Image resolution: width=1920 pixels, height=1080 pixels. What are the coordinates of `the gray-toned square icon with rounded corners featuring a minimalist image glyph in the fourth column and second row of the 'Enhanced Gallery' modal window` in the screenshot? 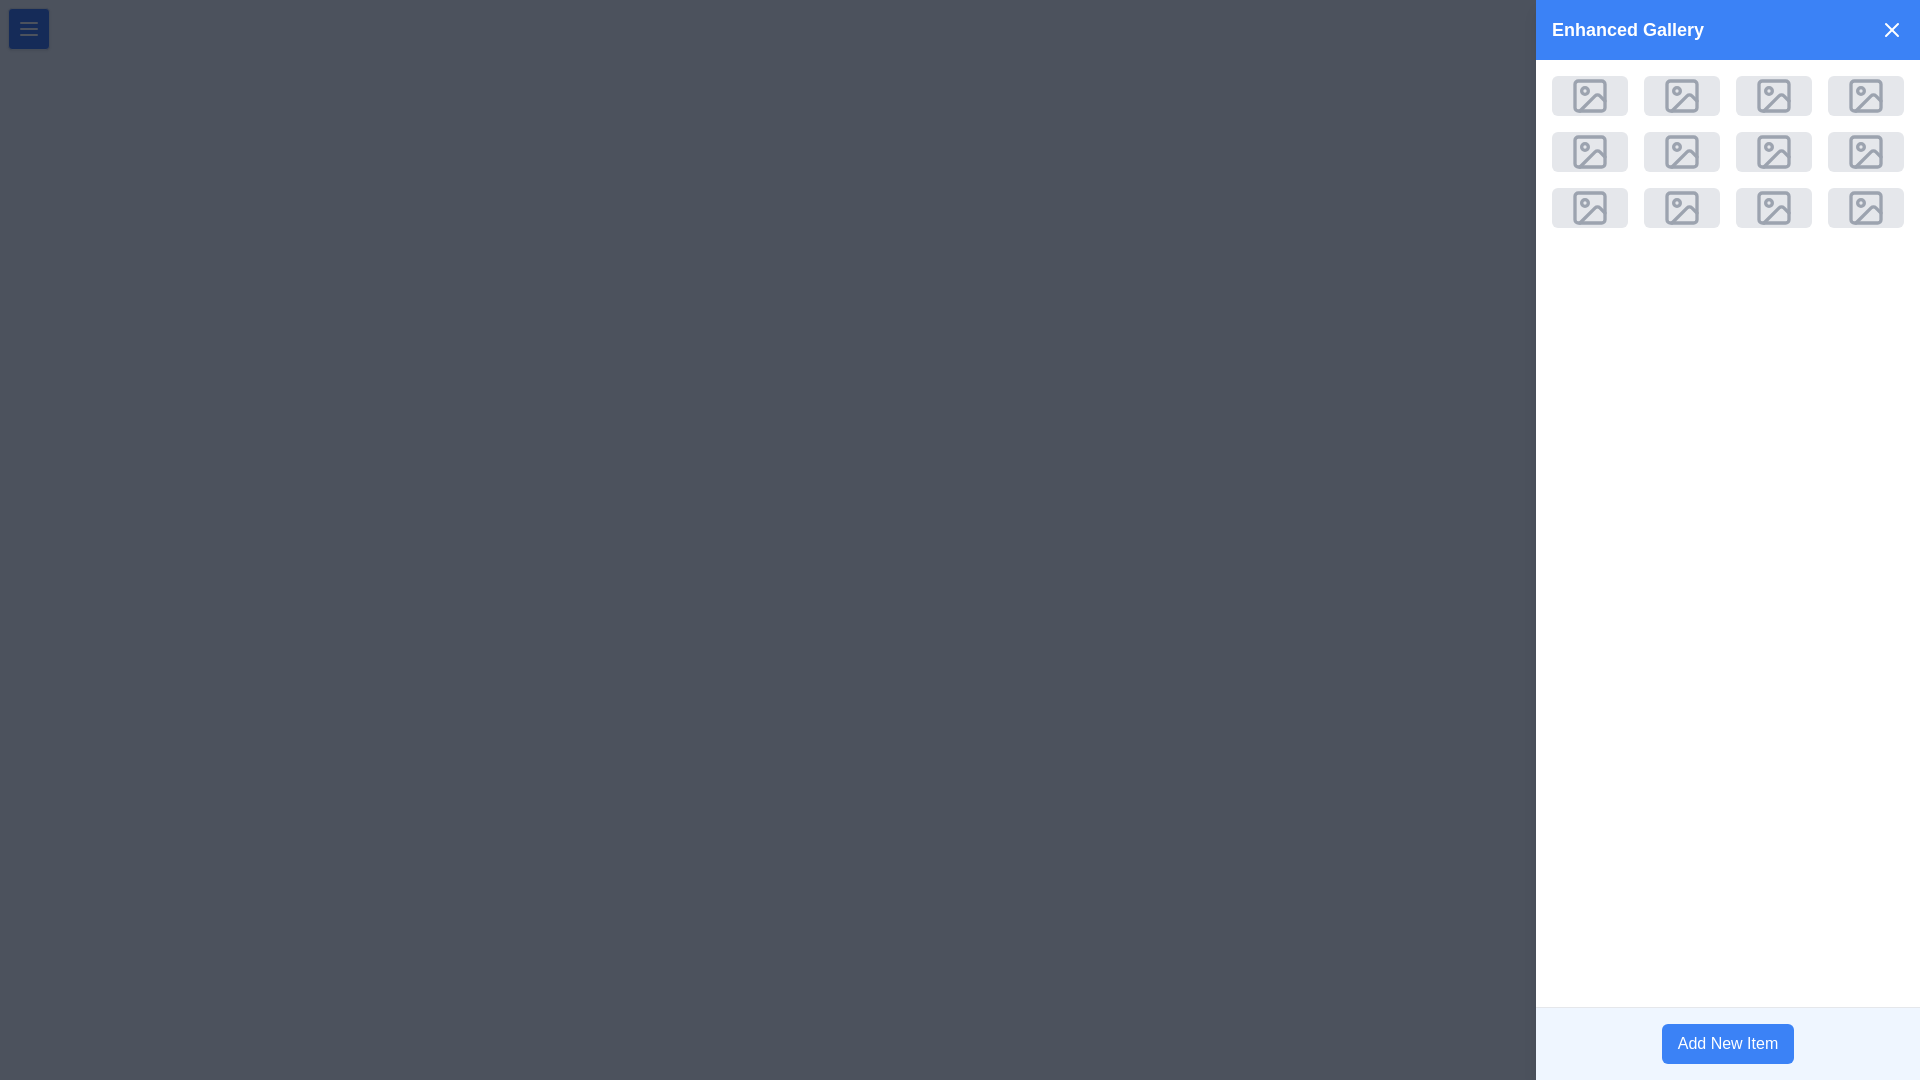 It's located at (1774, 150).